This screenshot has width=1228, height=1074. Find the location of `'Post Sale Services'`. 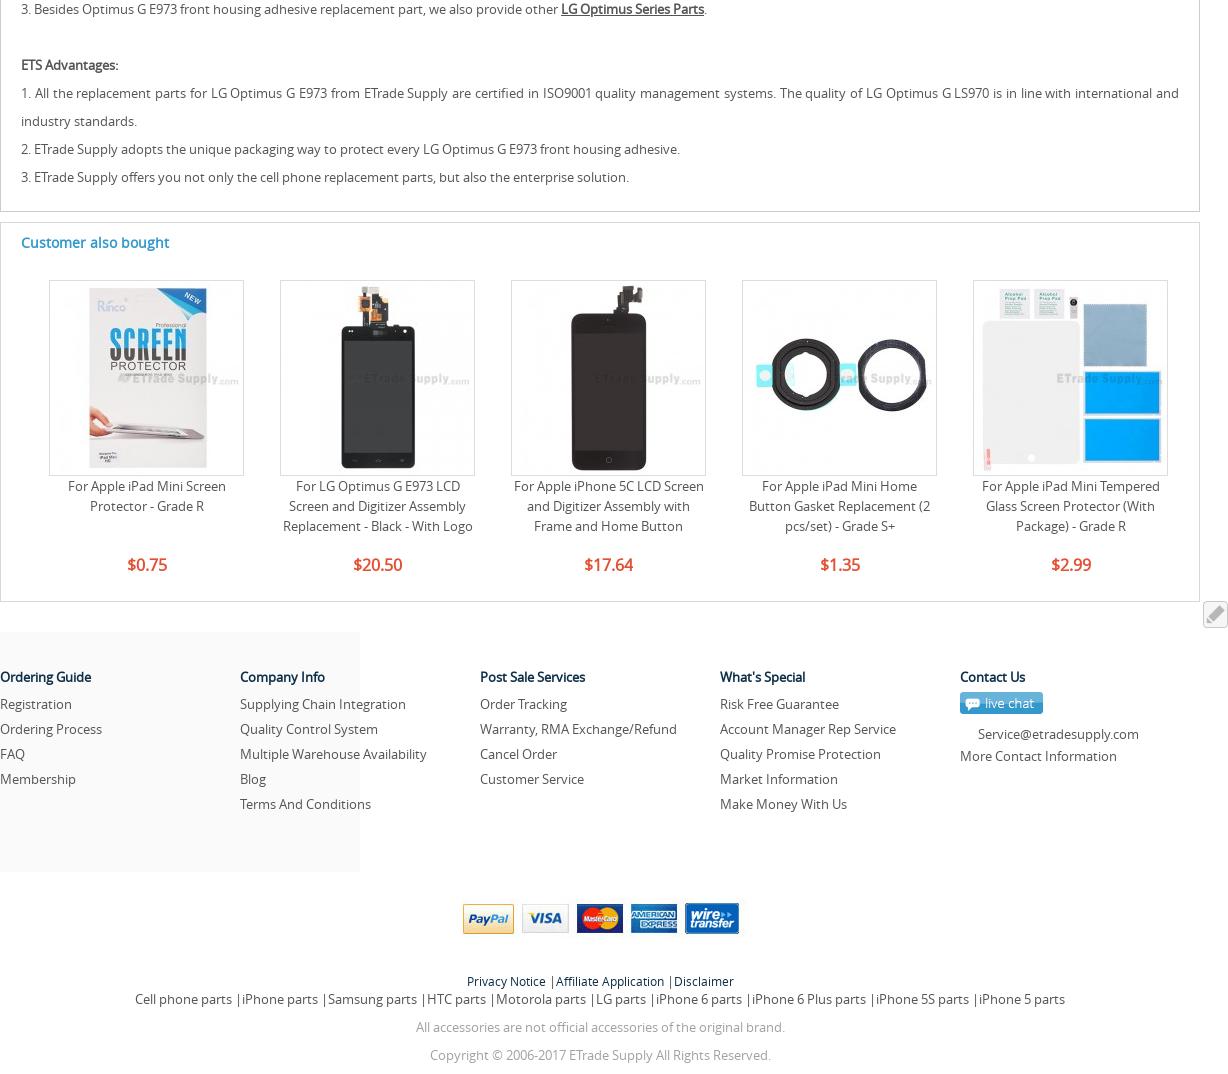

'Post Sale Services' is located at coordinates (531, 676).